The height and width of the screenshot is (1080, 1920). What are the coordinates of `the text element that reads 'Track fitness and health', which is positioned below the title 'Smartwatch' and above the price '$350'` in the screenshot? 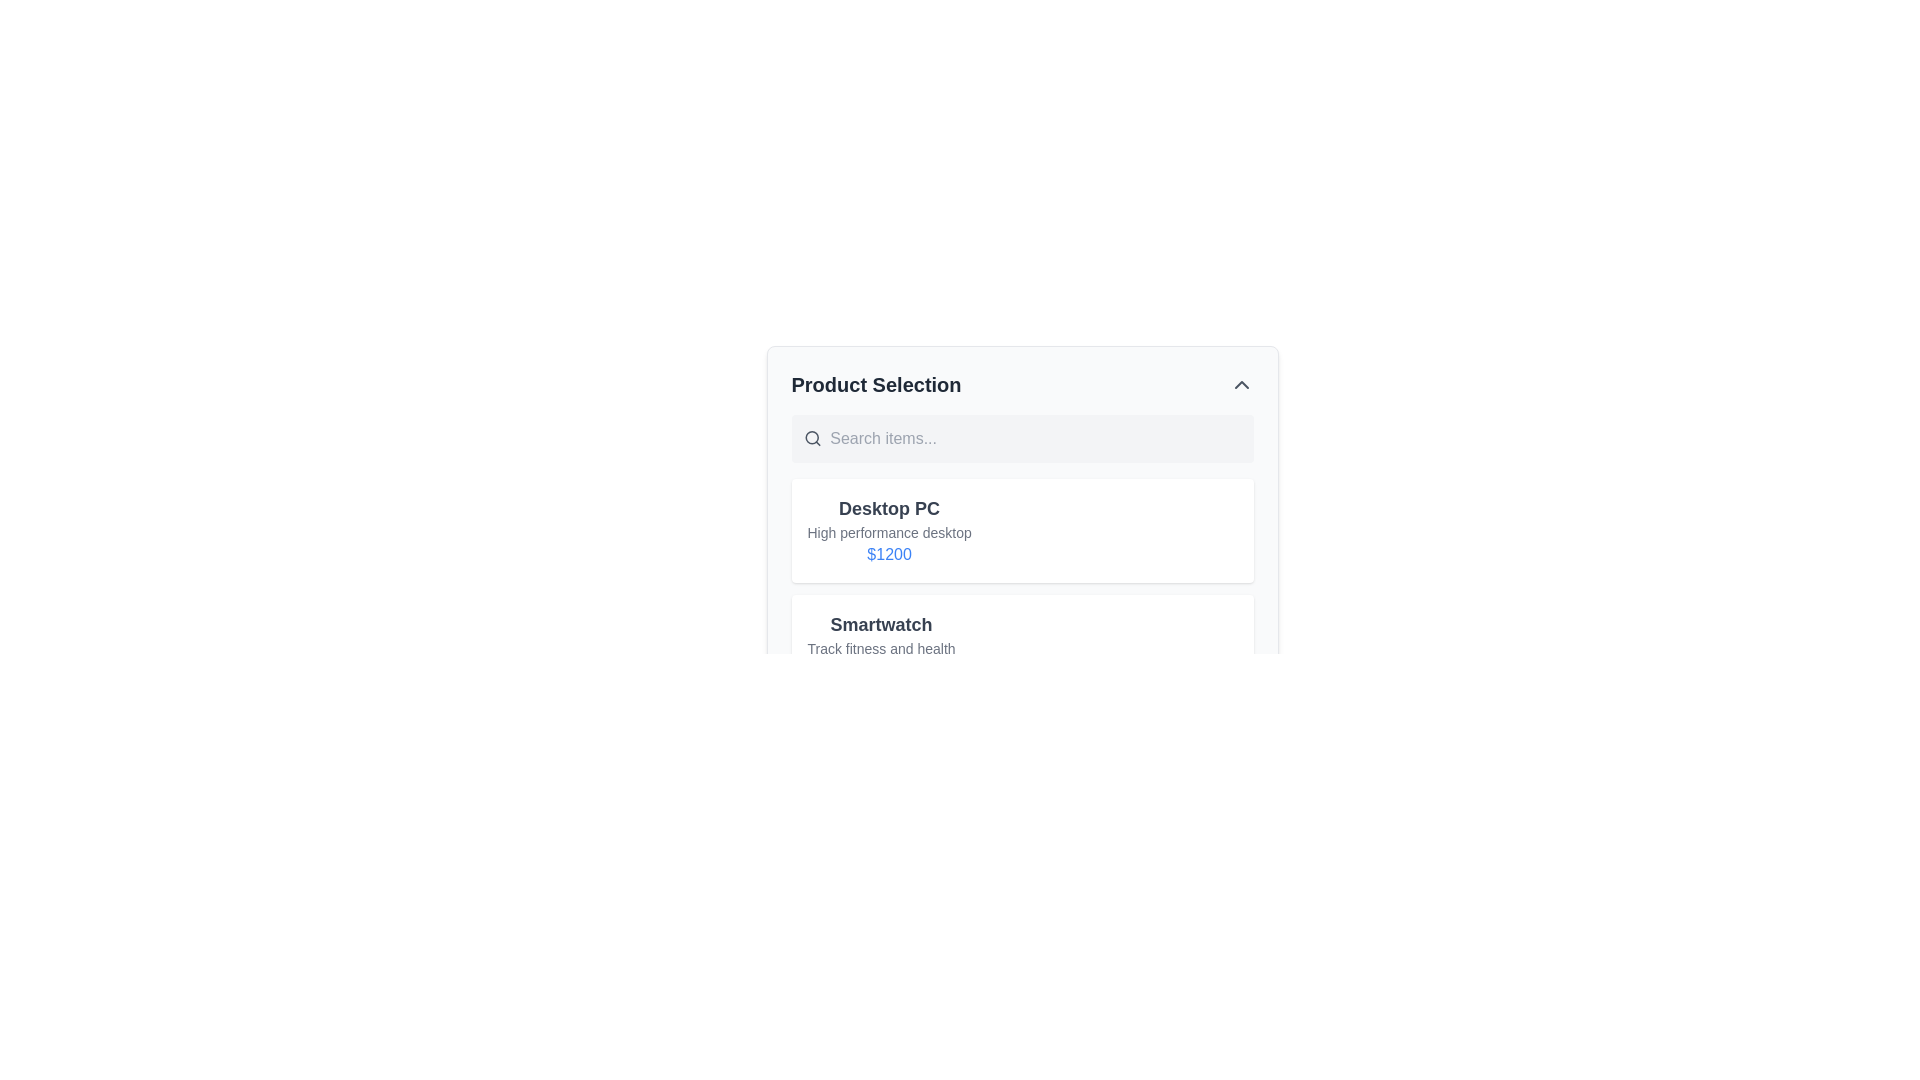 It's located at (880, 648).